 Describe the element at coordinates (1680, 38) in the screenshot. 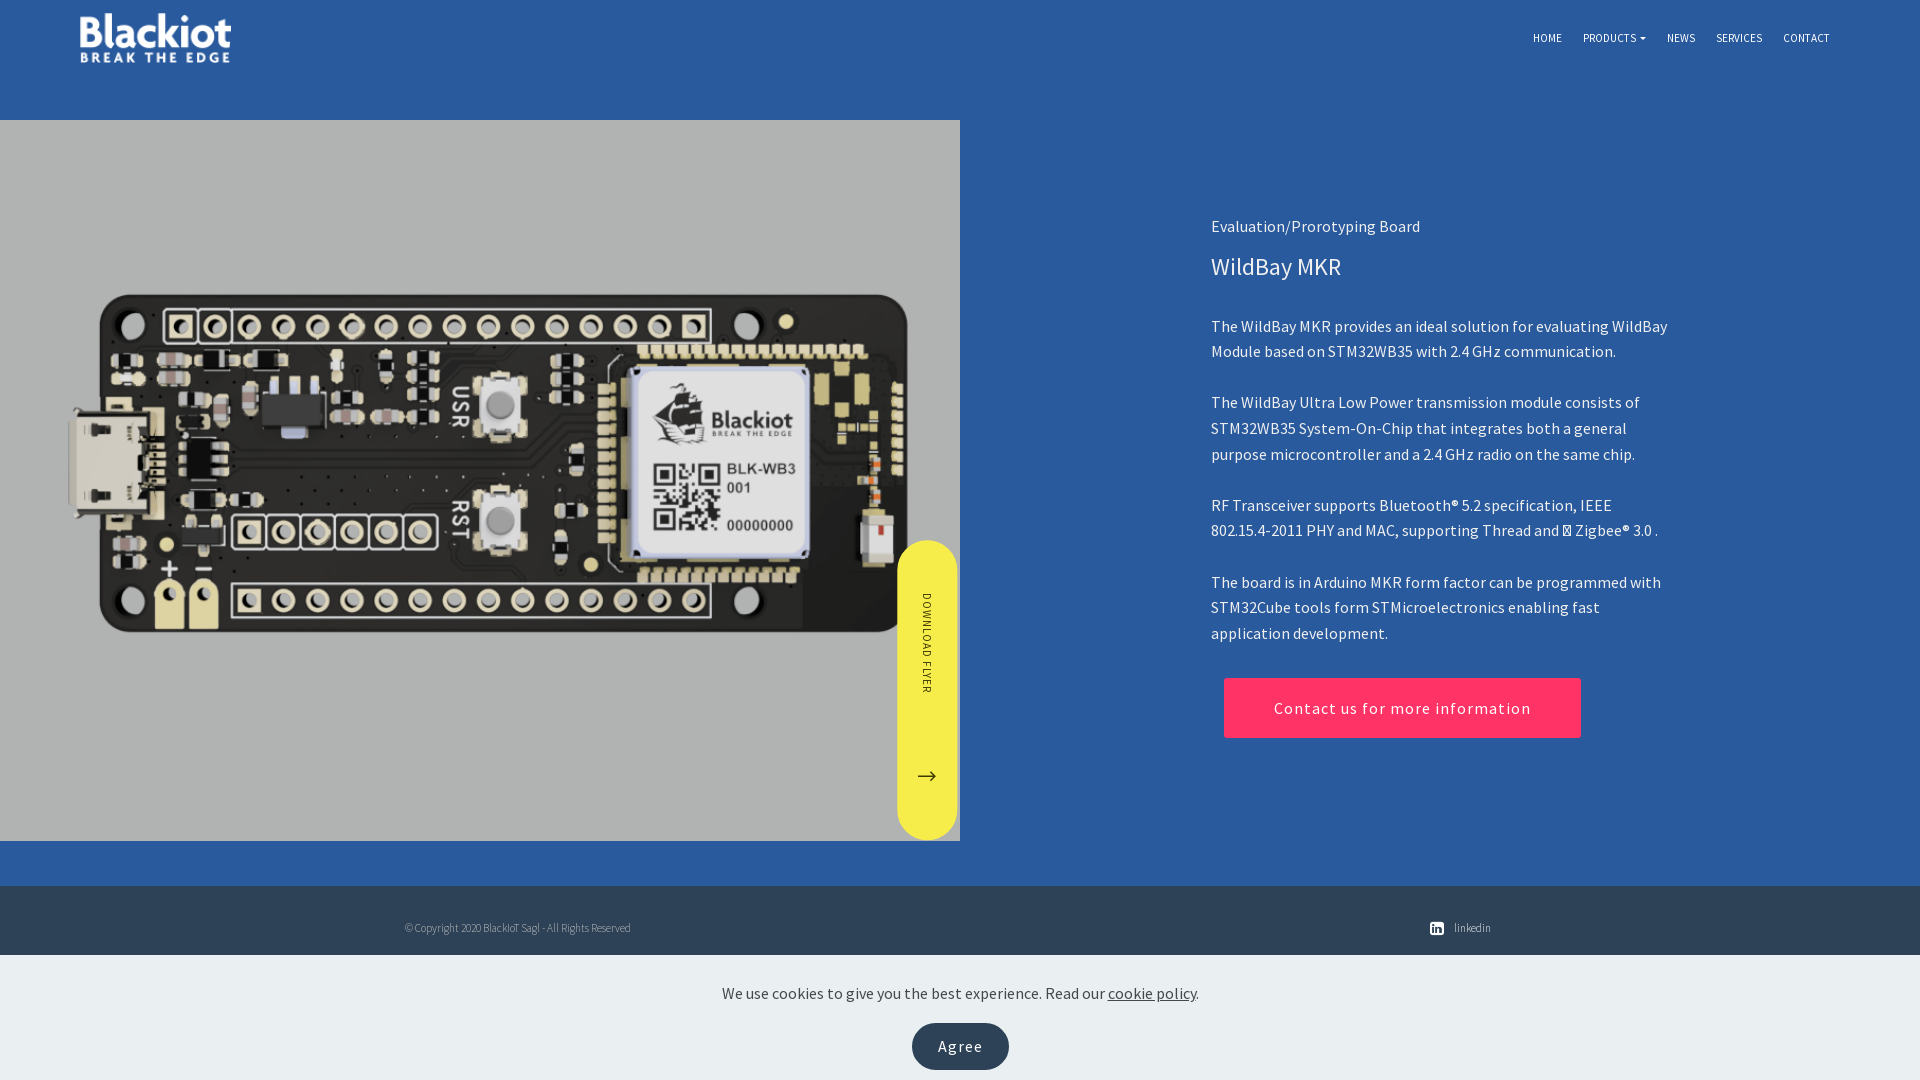

I see `'NEWS'` at that location.